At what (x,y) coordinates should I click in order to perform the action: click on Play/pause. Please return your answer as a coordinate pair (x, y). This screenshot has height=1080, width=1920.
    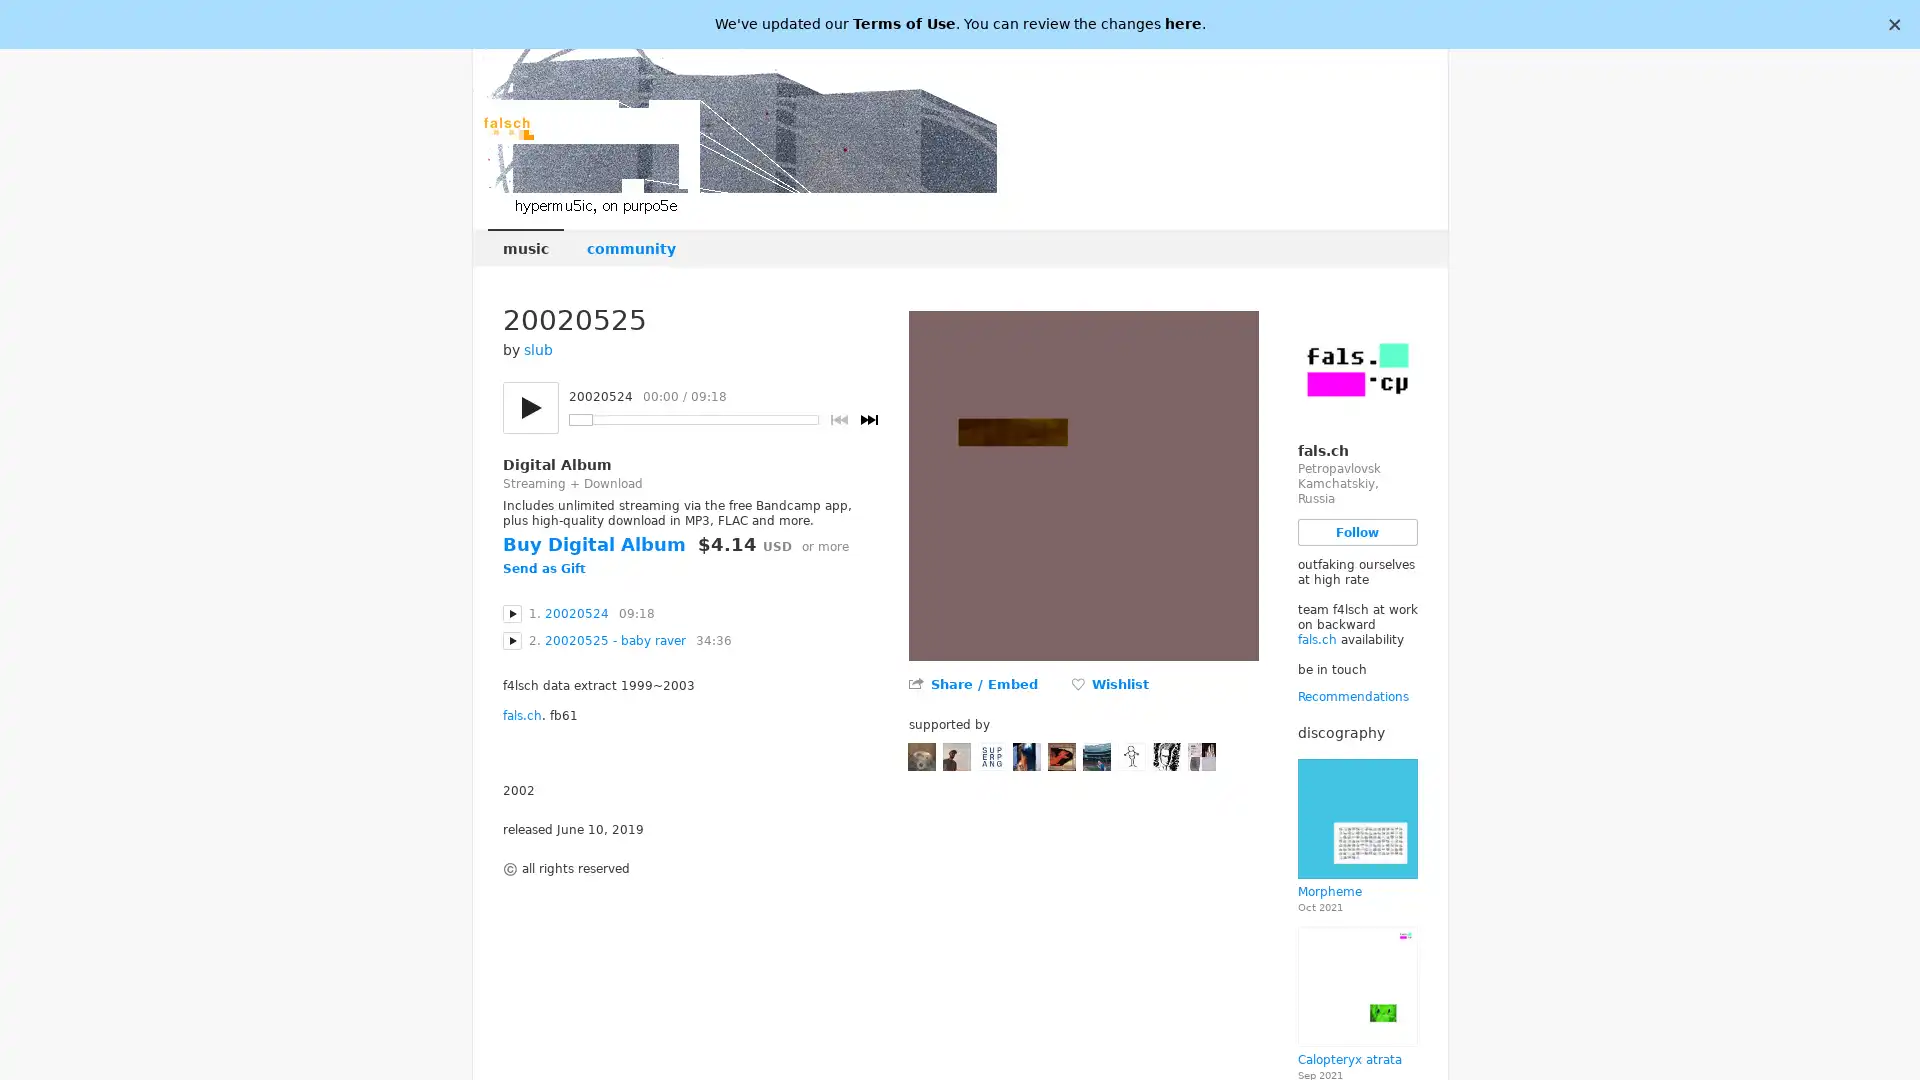
    Looking at the image, I should click on (529, 407).